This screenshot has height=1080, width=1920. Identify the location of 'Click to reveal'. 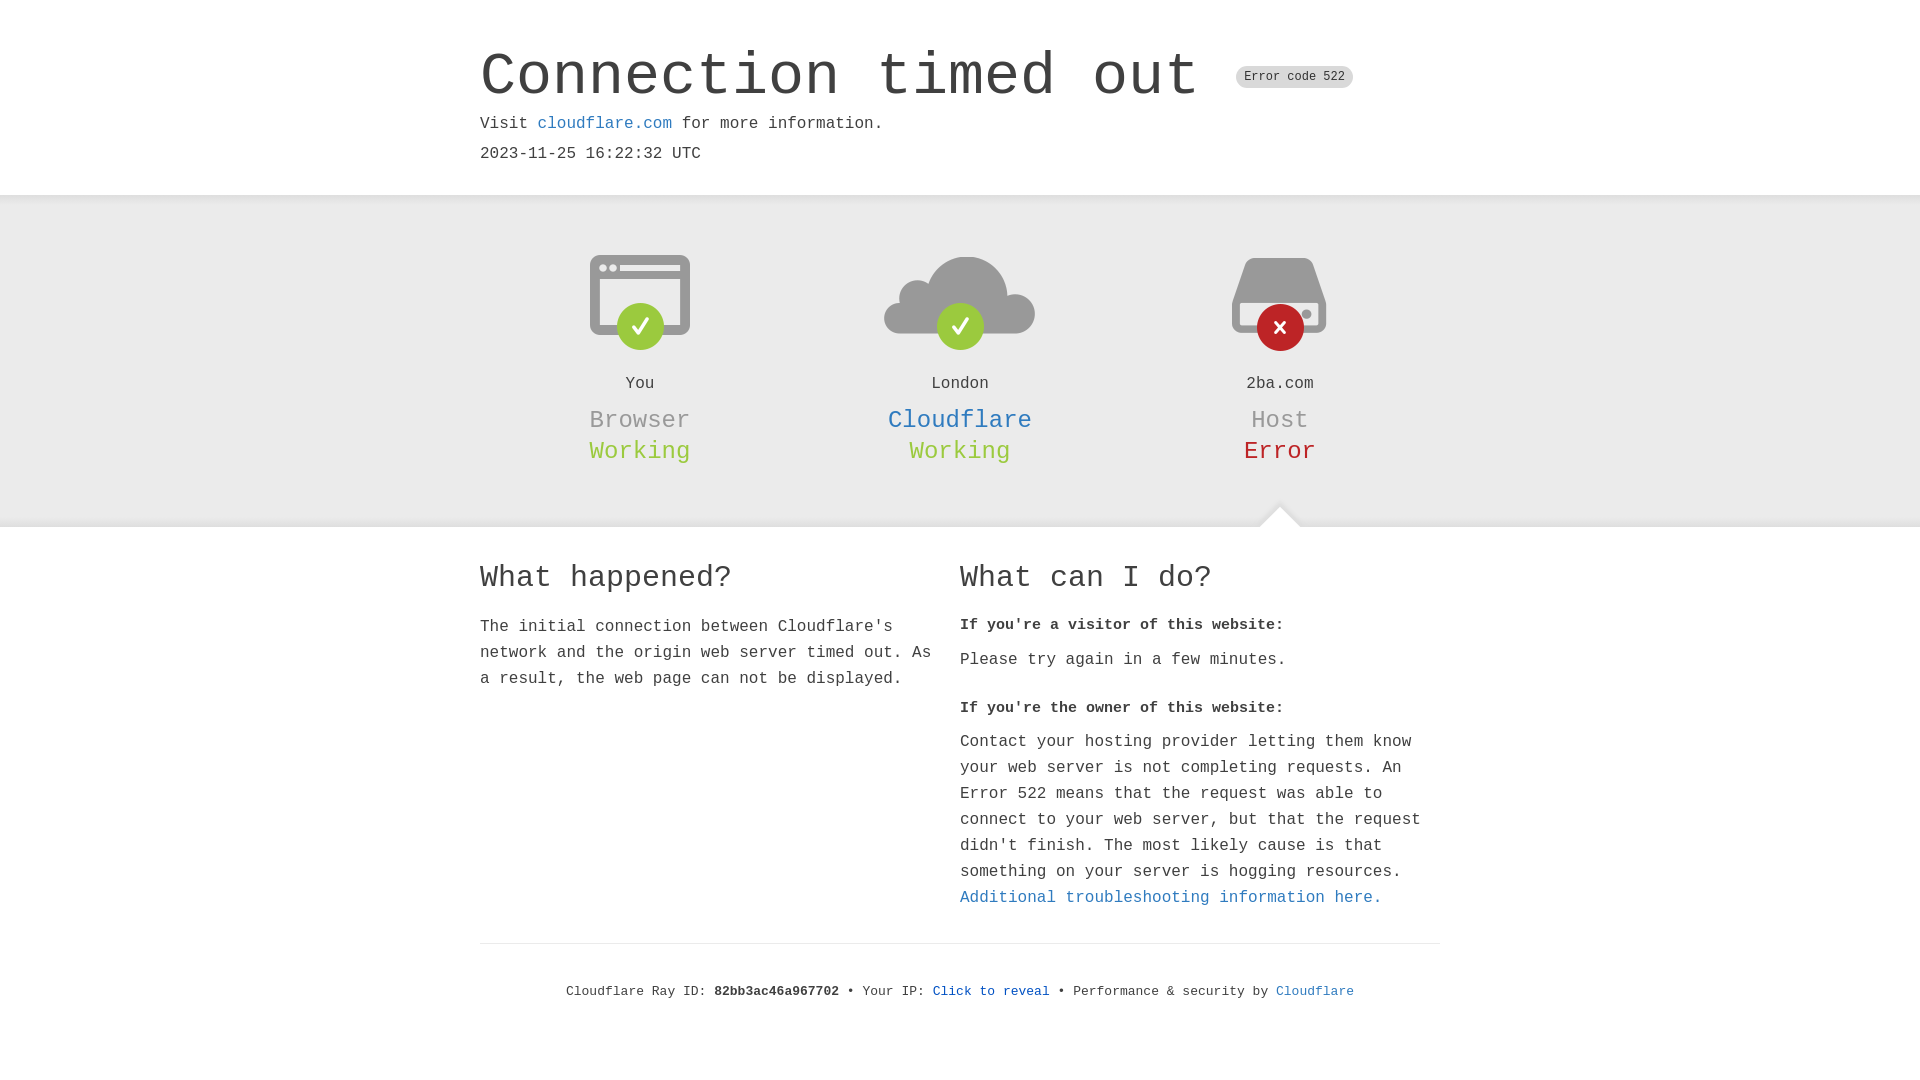
(991, 991).